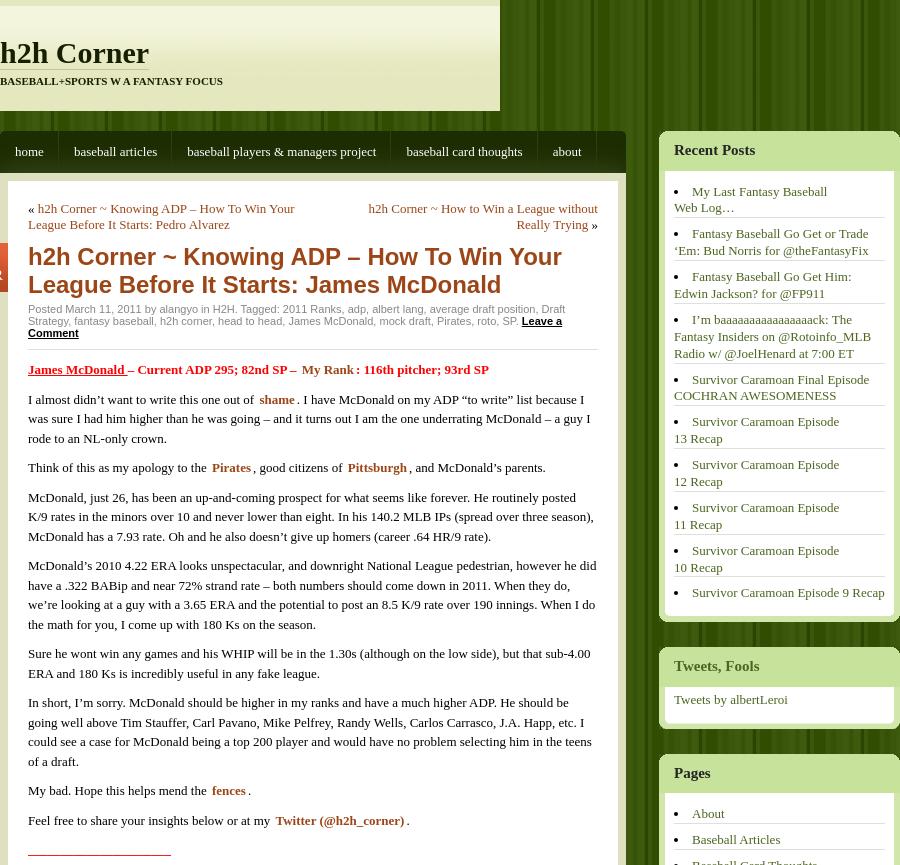 The height and width of the screenshot is (865, 900). Describe the element at coordinates (482, 215) in the screenshot. I see `'h2h Corner ~ How to Win a League without Really Trying'` at that location.